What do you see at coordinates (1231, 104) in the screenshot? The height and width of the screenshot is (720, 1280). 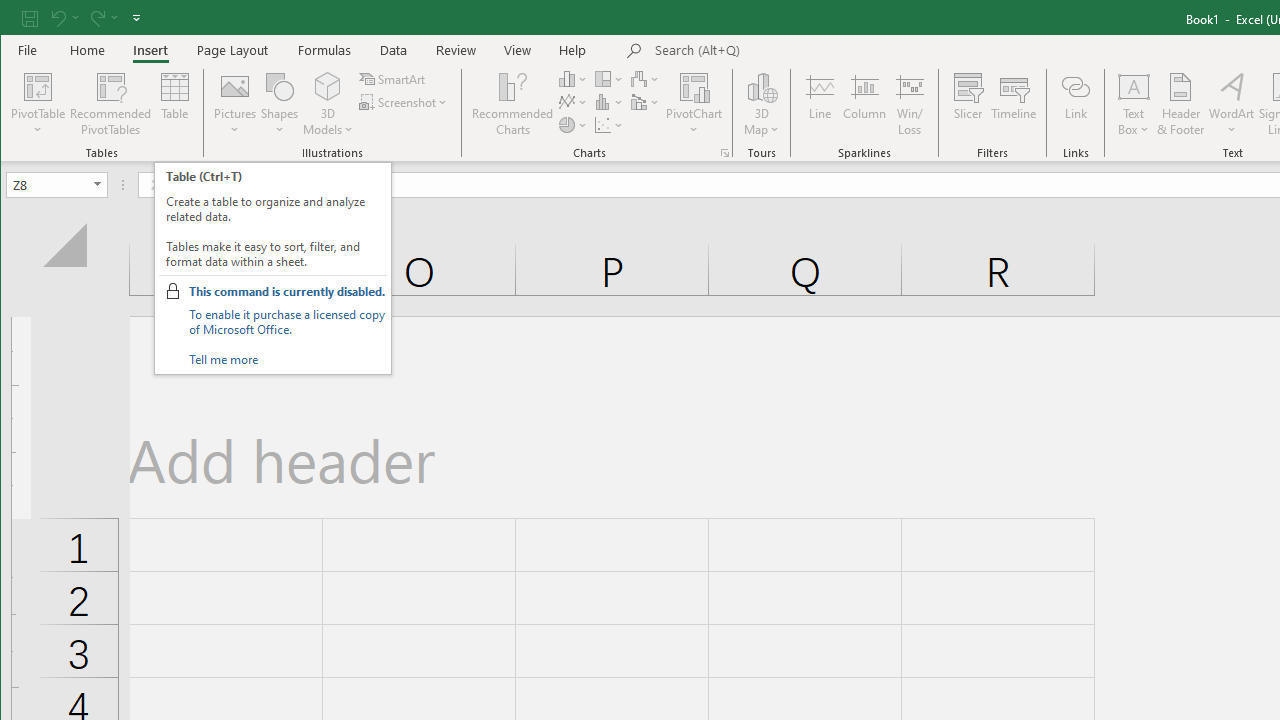 I see `'WordArt'` at bounding box center [1231, 104].